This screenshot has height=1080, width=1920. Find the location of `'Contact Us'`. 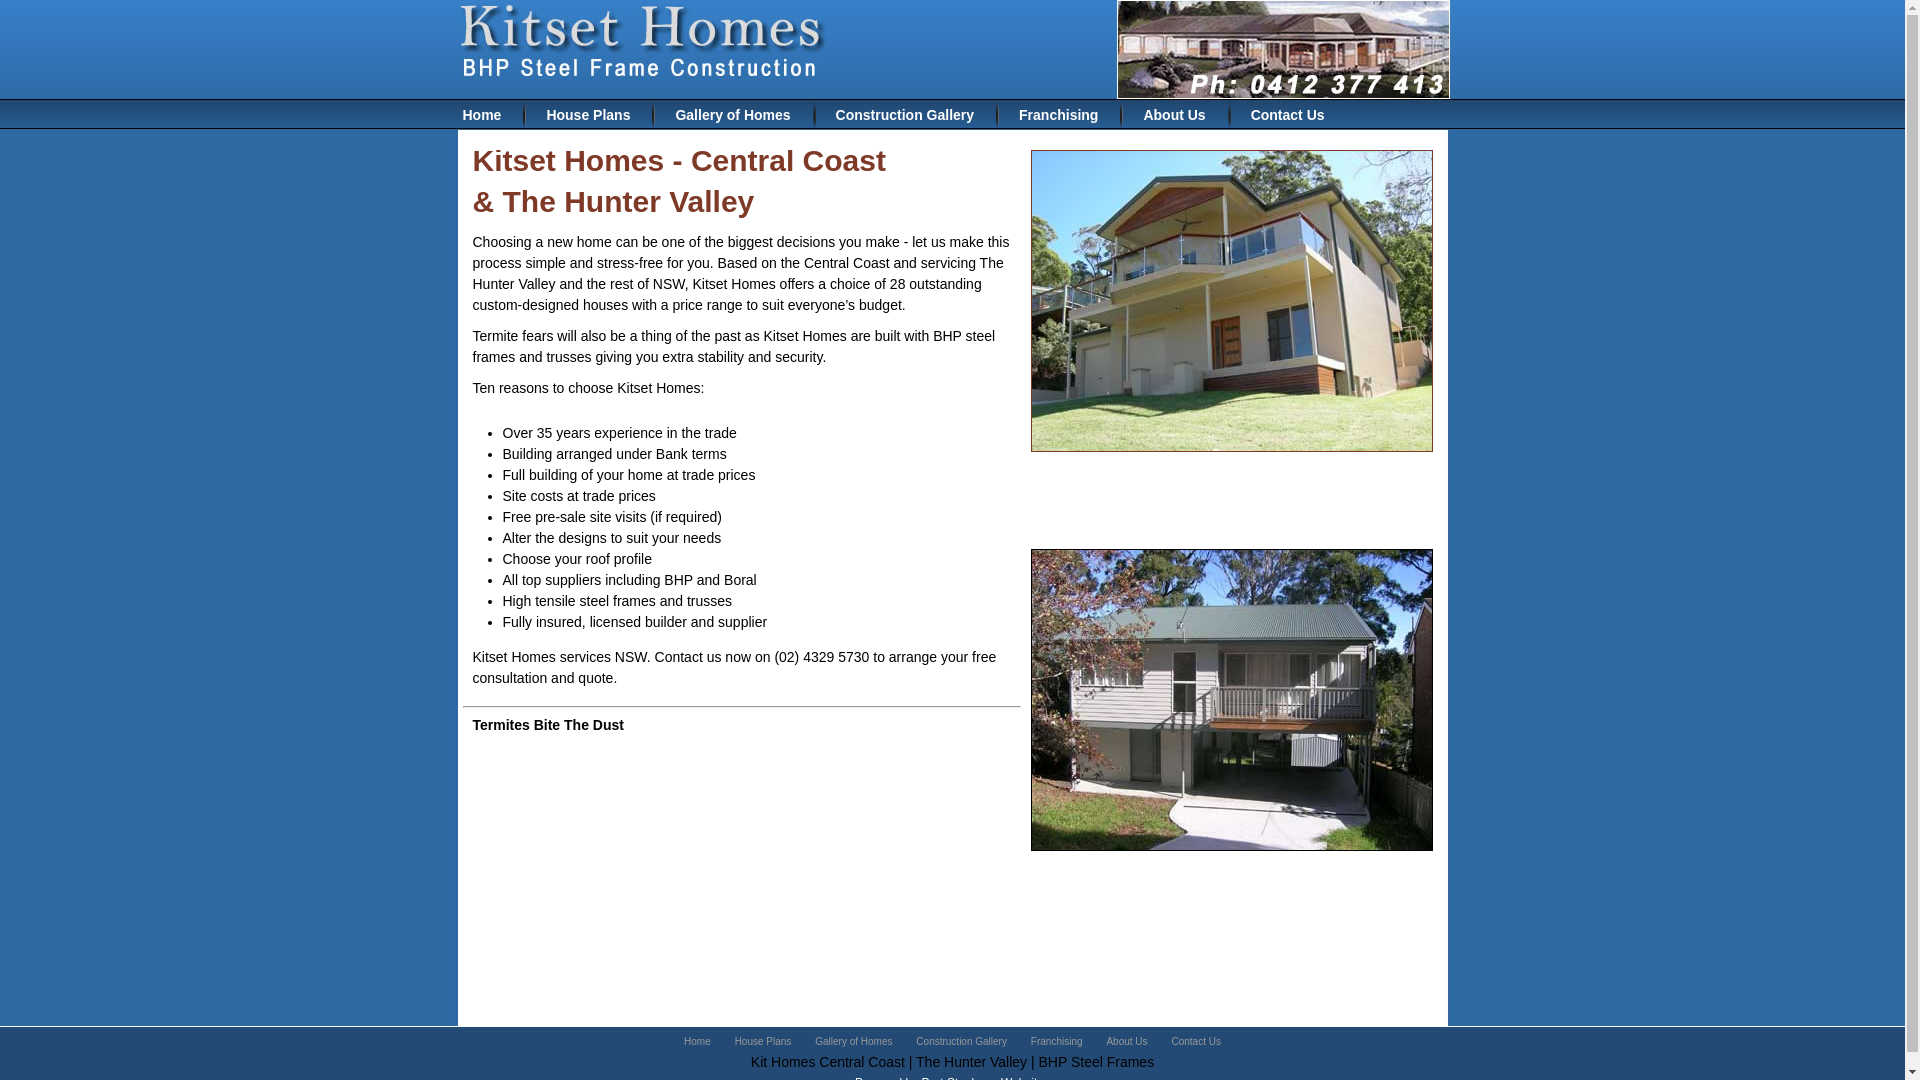

'Contact Us' is located at coordinates (1161, 1040).